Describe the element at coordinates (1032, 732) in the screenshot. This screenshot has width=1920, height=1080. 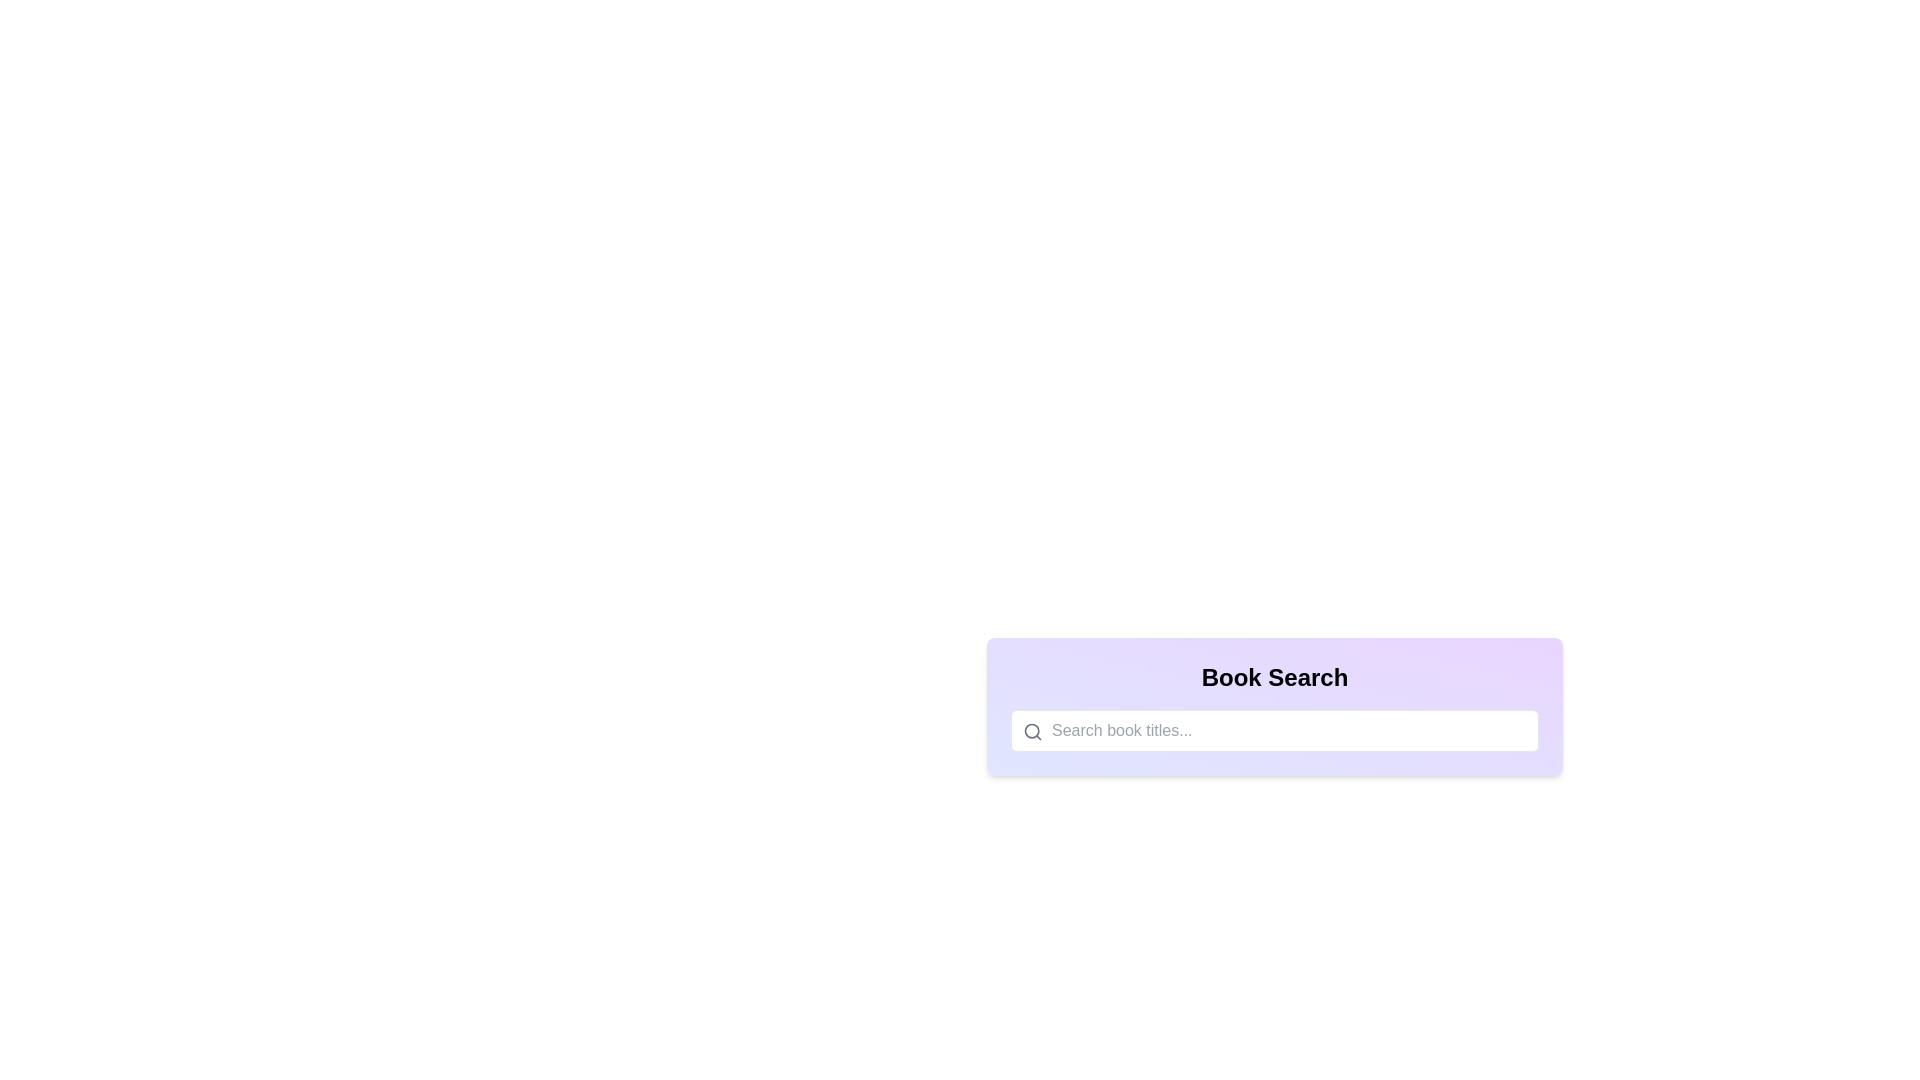
I see `the gray circular search icon located on the left side of the 'Search book titles...' input field to initiate a search action` at that location.